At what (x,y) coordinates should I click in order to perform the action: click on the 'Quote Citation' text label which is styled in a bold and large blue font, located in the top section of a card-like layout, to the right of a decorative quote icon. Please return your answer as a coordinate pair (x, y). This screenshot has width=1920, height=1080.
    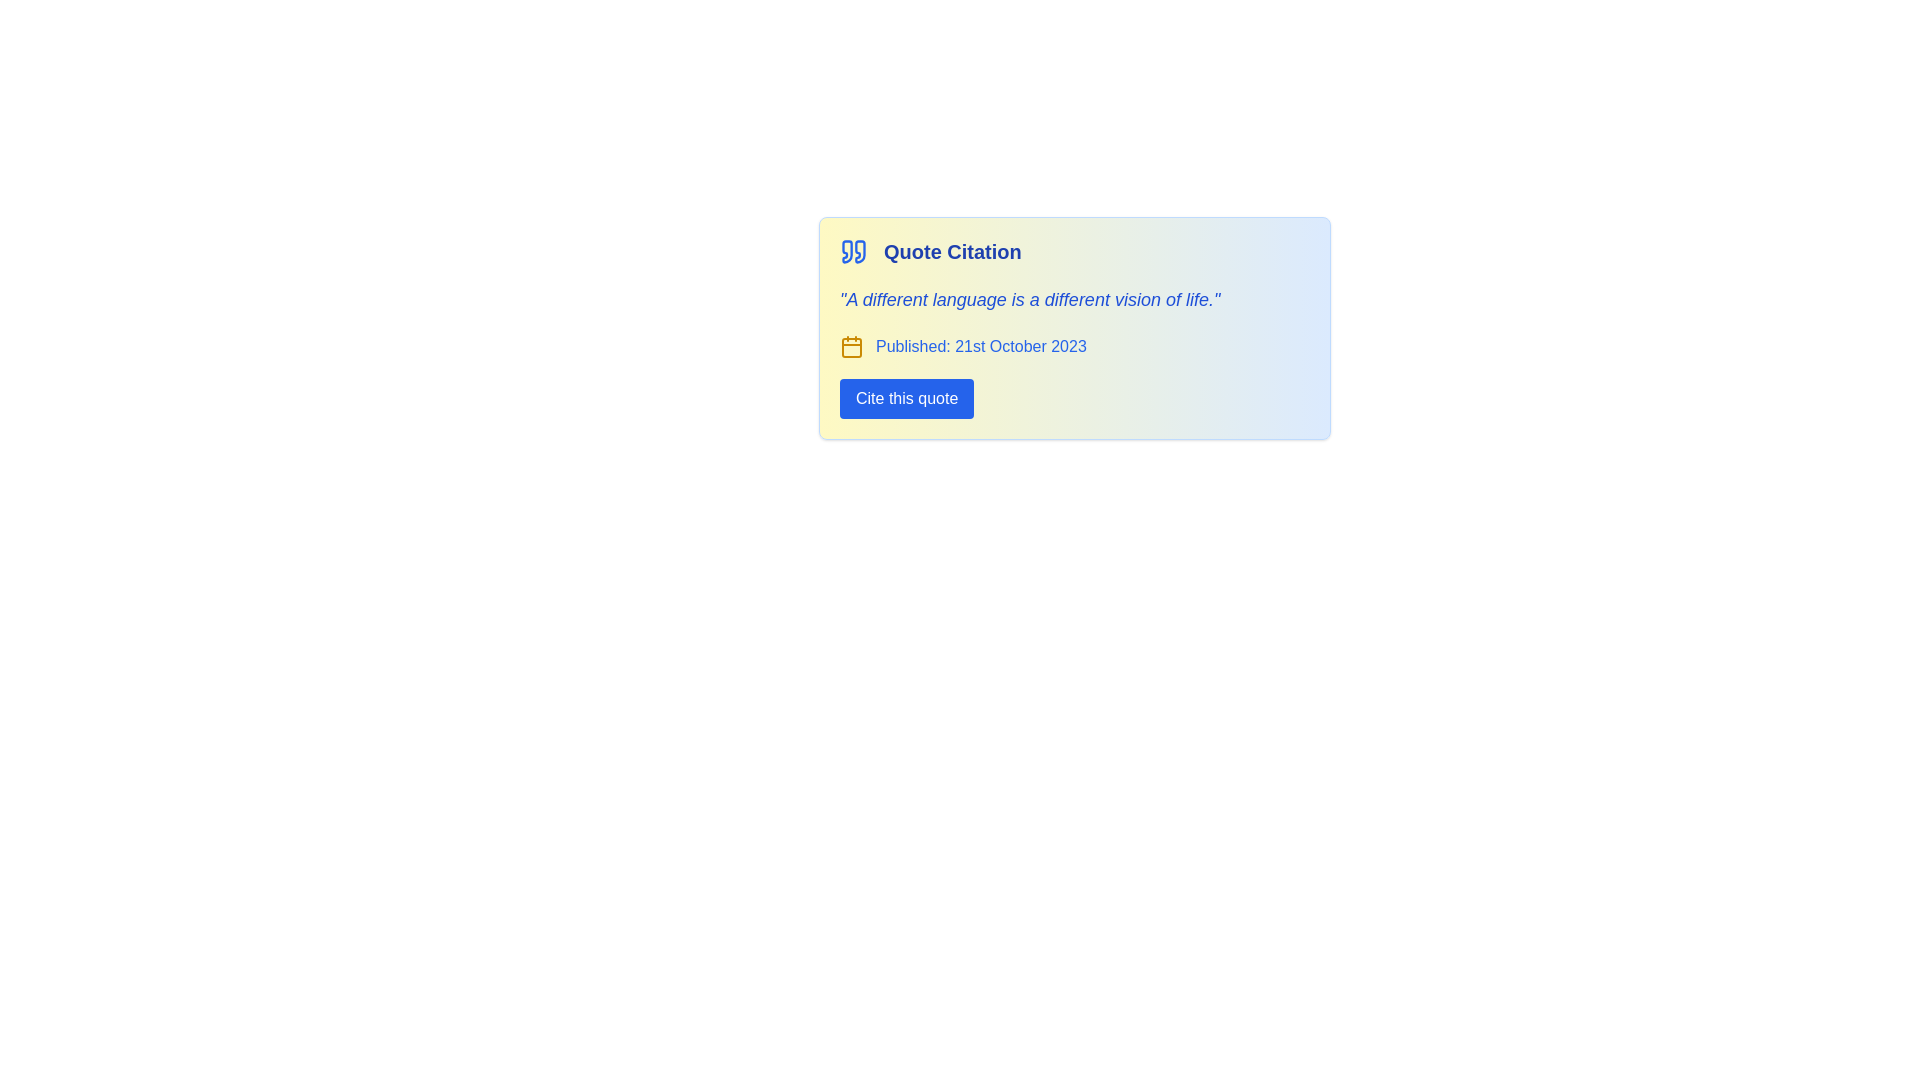
    Looking at the image, I should click on (951, 250).